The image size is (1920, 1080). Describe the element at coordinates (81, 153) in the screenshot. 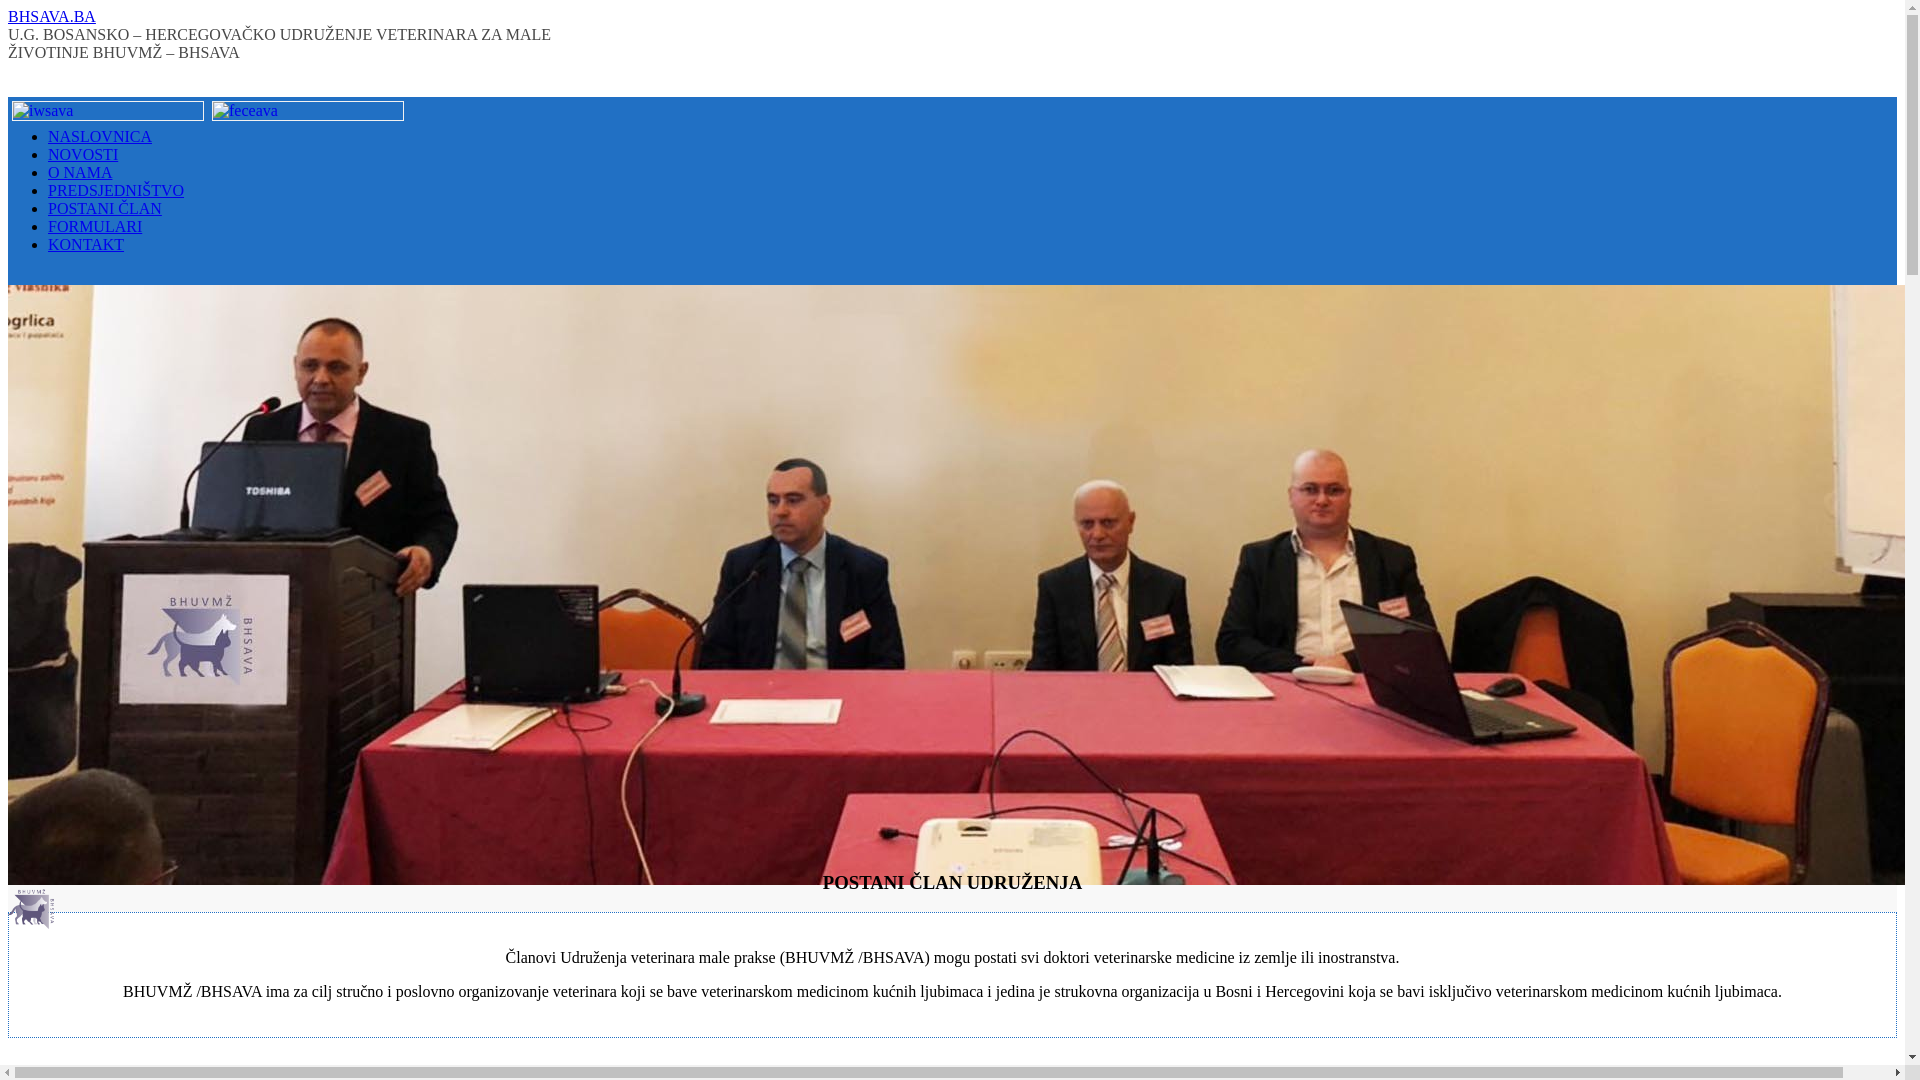

I see `'NOVOSTI'` at that location.